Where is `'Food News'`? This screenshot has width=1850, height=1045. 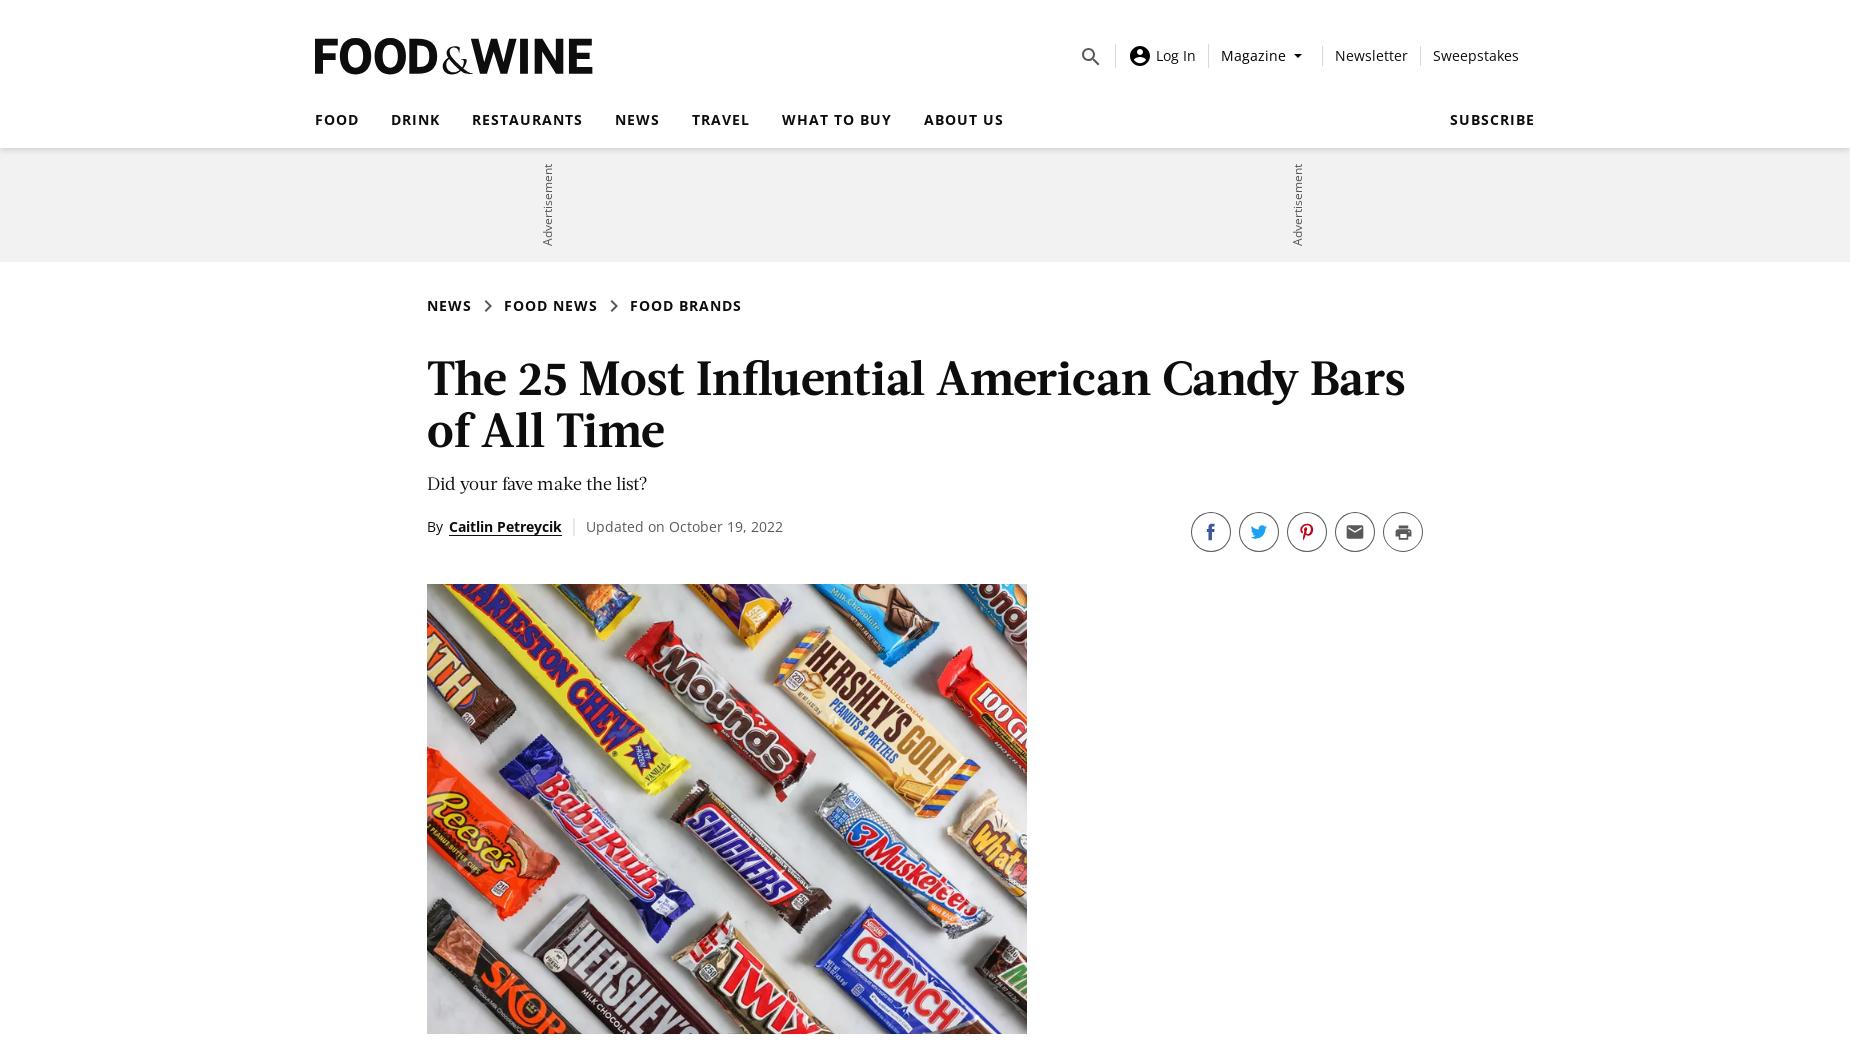 'Food News' is located at coordinates (550, 305).